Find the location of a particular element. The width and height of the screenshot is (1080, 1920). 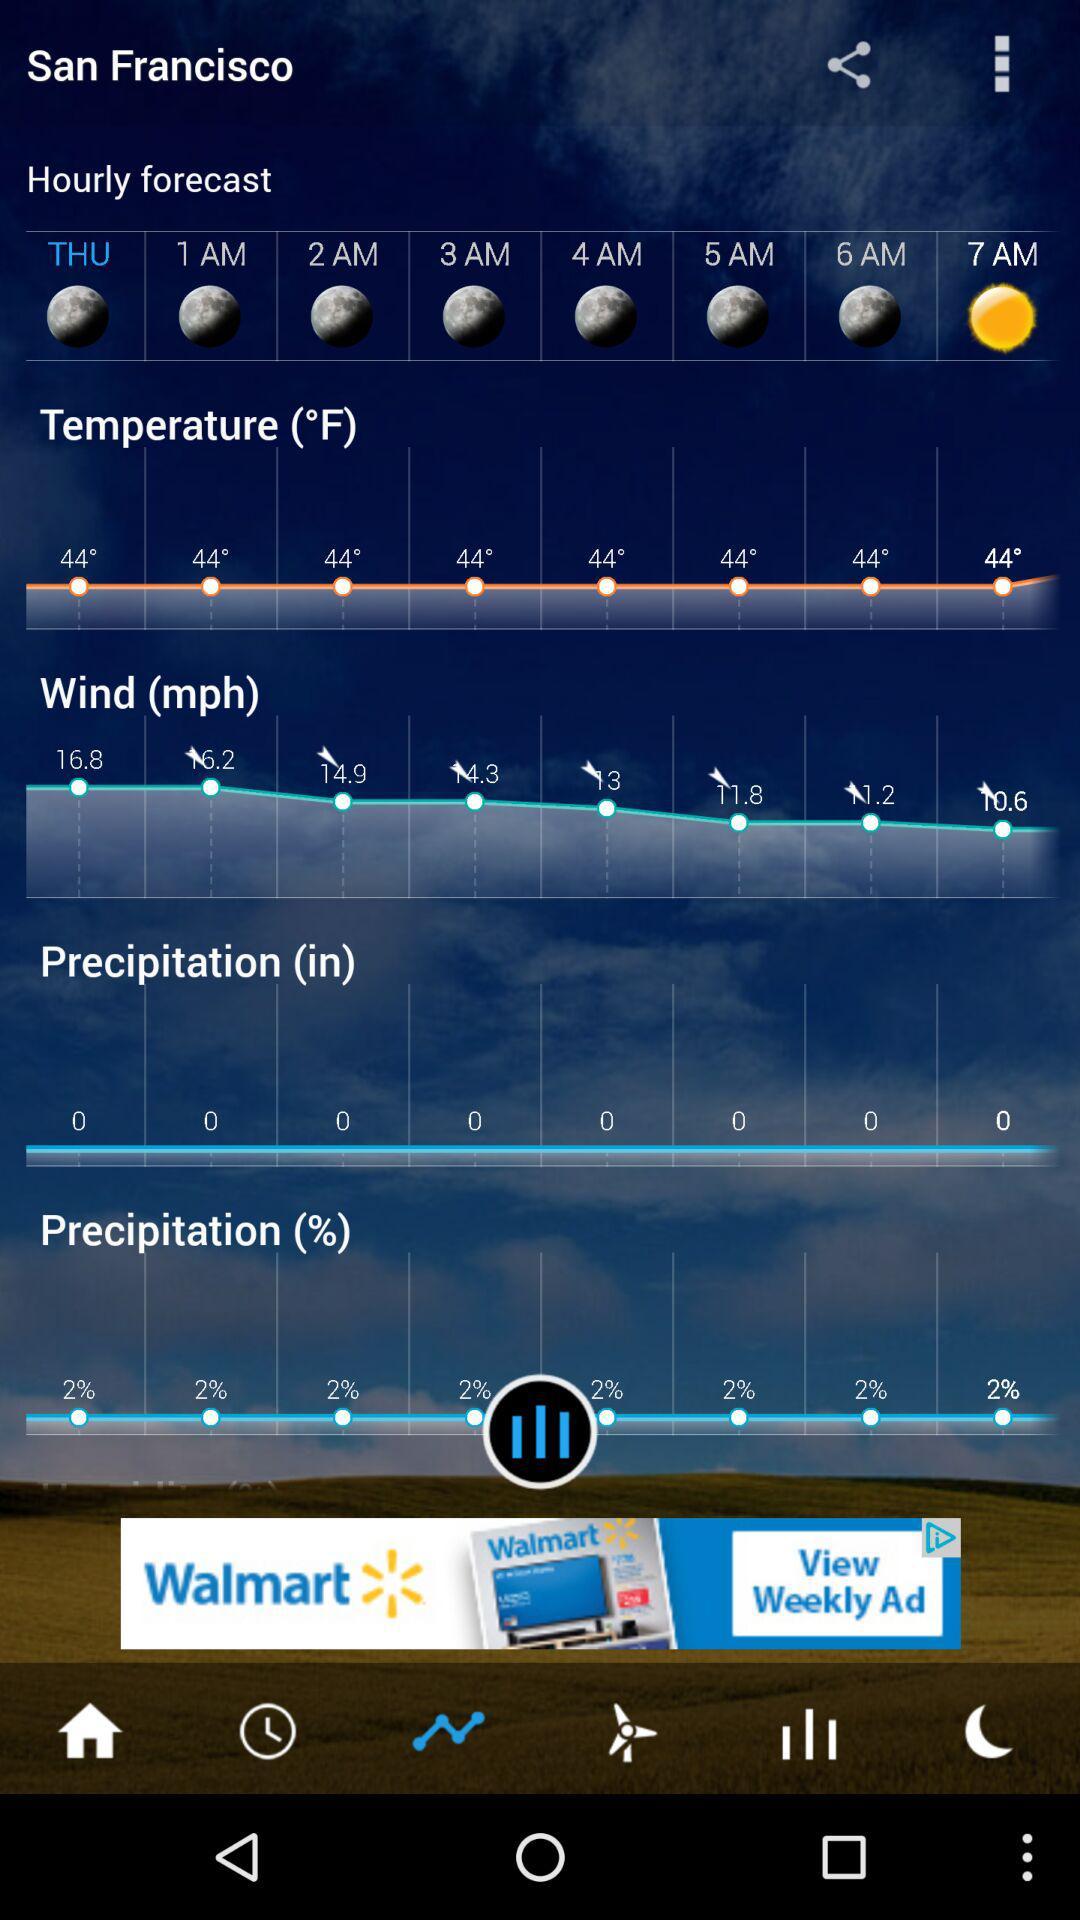

turn on night mode is located at coordinates (990, 1728).